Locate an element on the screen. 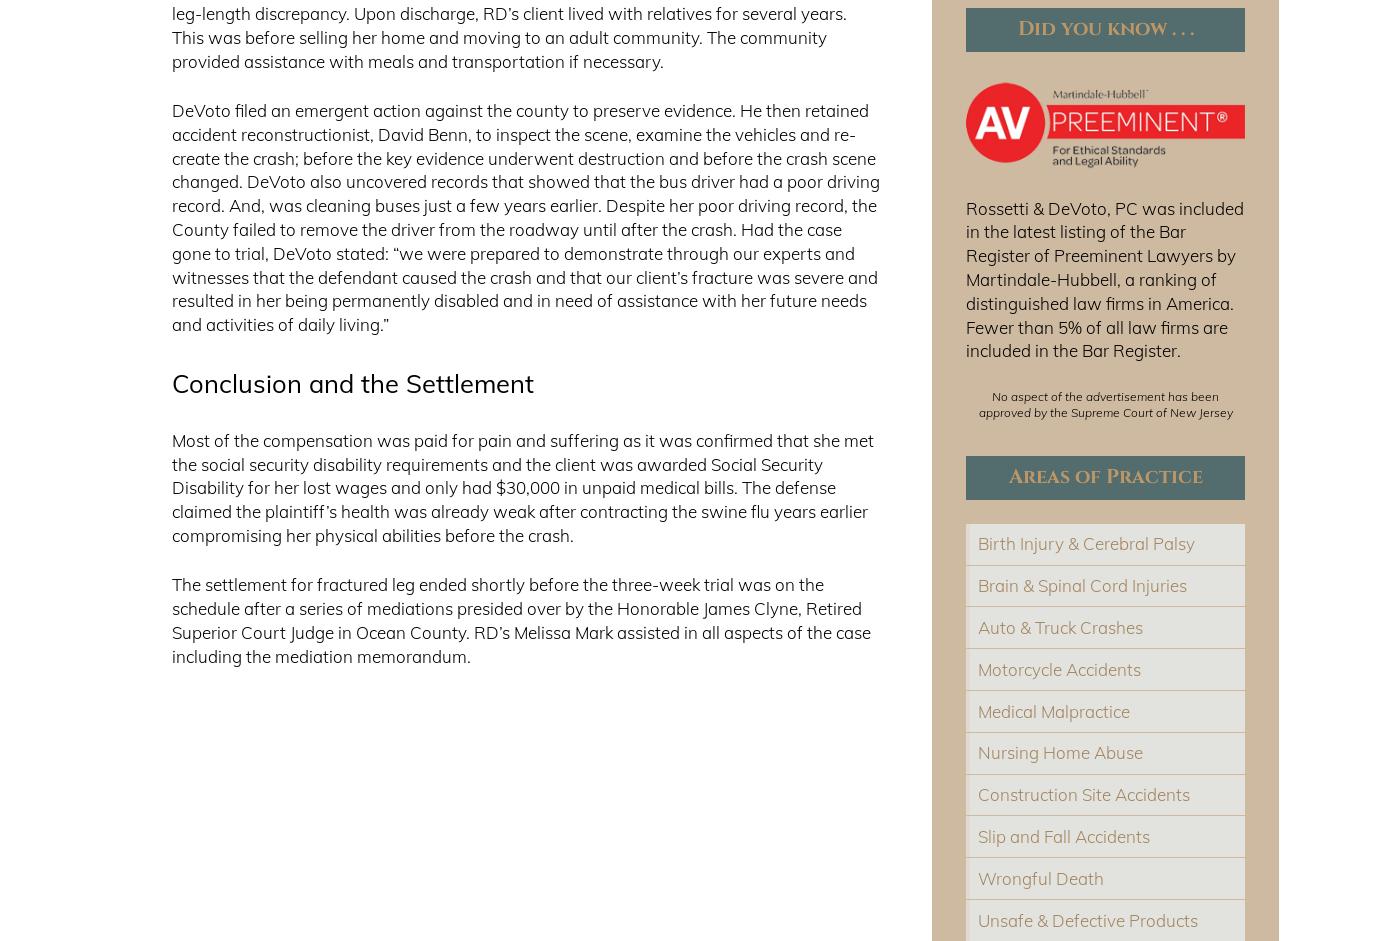  'Areas of Practice' is located at coordinates (1105, 475).